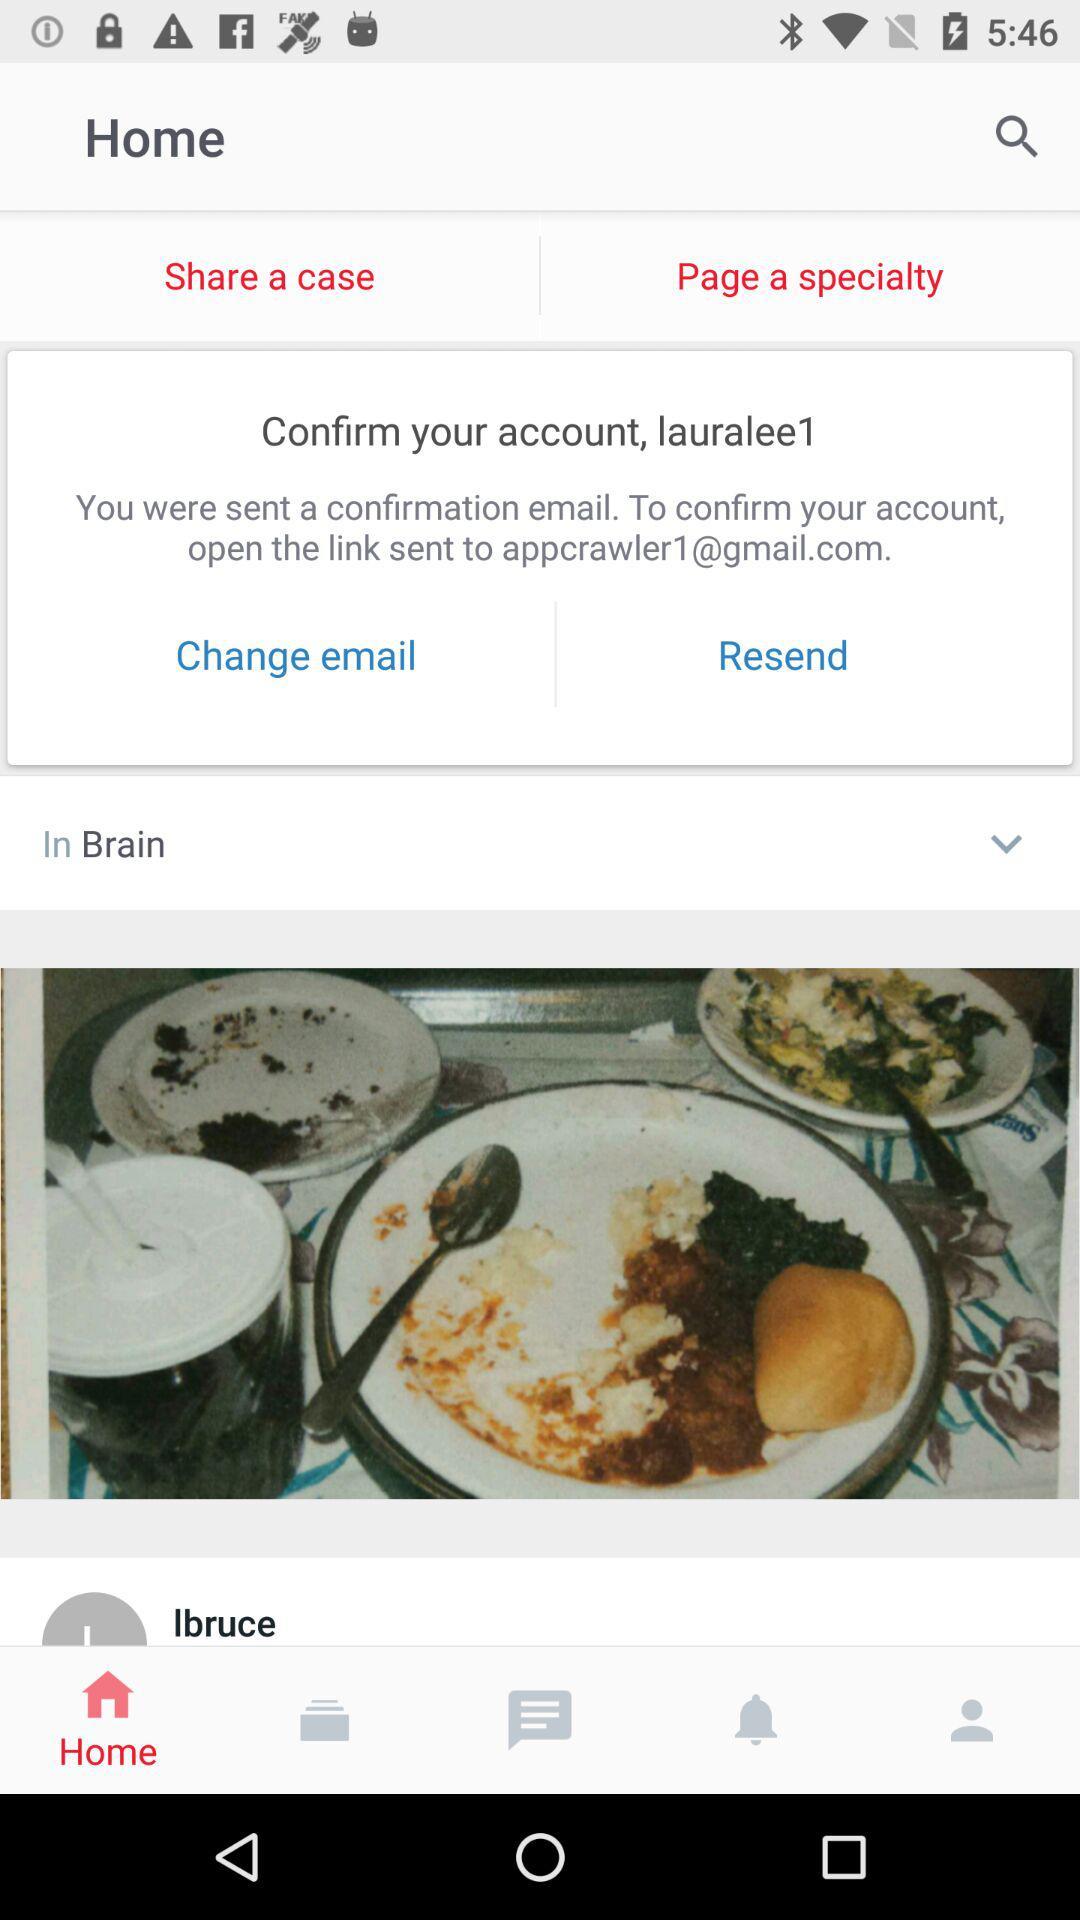 The height and width of the screenshot is (1920, 1080). What do you see at coordinates (268, 274) in the screenshot?
I see `the share a case icon` at bounding box center [268, 274].